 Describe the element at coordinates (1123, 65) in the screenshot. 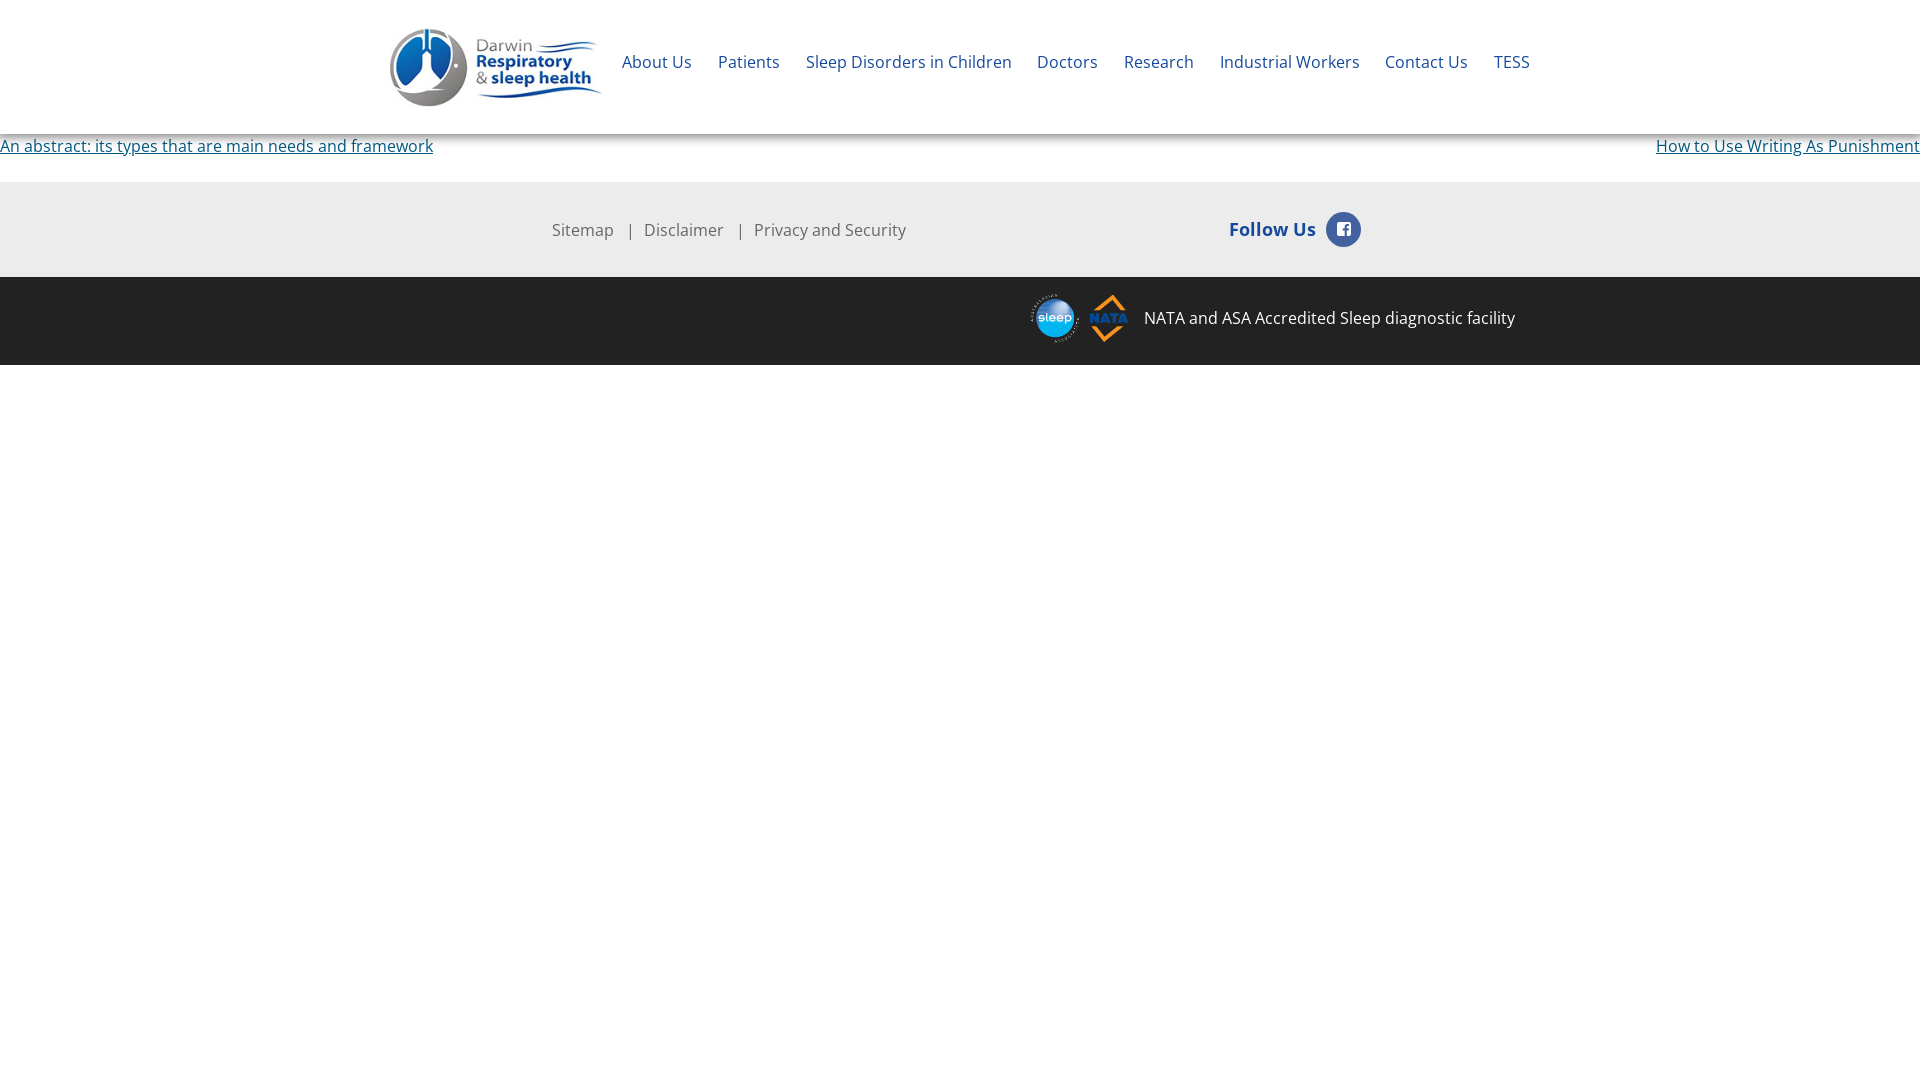

I see `'Research'` at that location.